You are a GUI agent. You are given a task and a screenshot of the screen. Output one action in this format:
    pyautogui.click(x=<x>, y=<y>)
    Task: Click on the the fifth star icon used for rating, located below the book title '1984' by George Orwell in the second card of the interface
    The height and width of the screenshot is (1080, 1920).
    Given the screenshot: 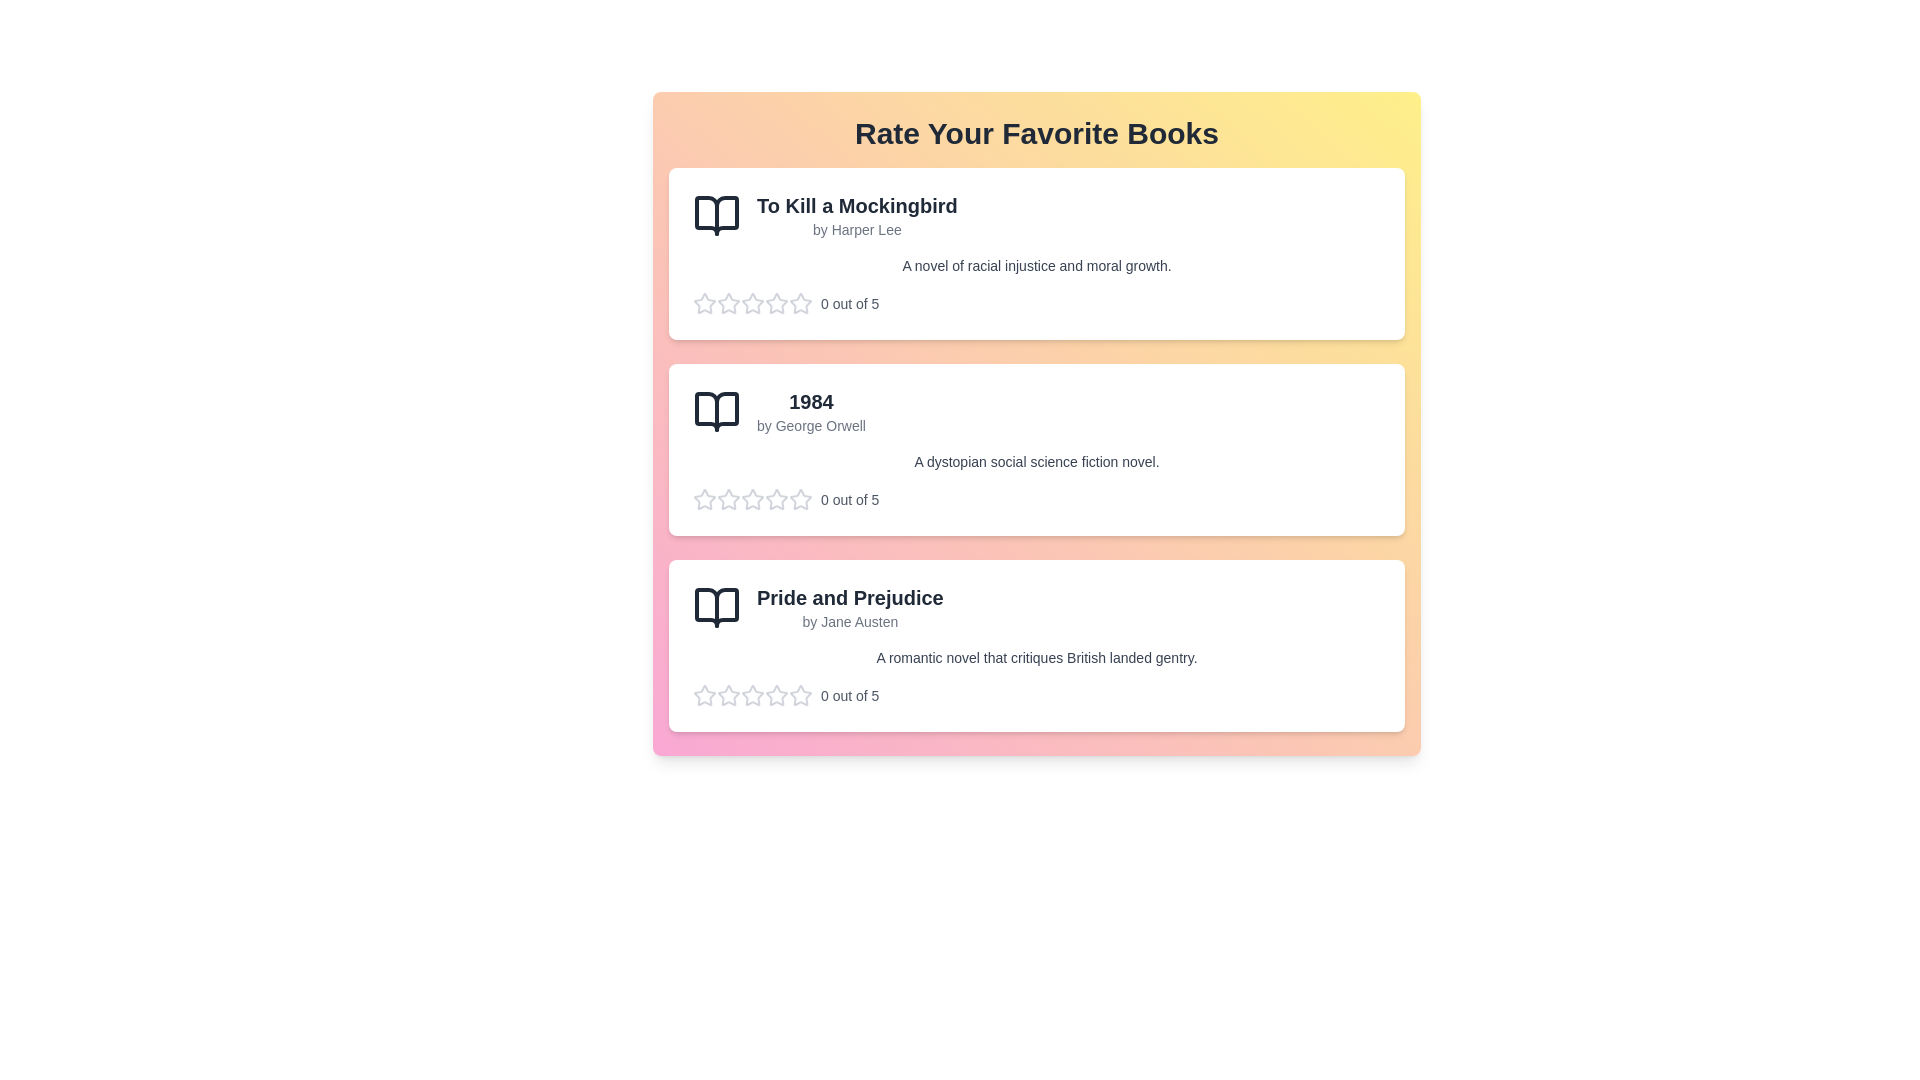 What is the action you would take?
    pyautogui.click(x=776, y=499)
    